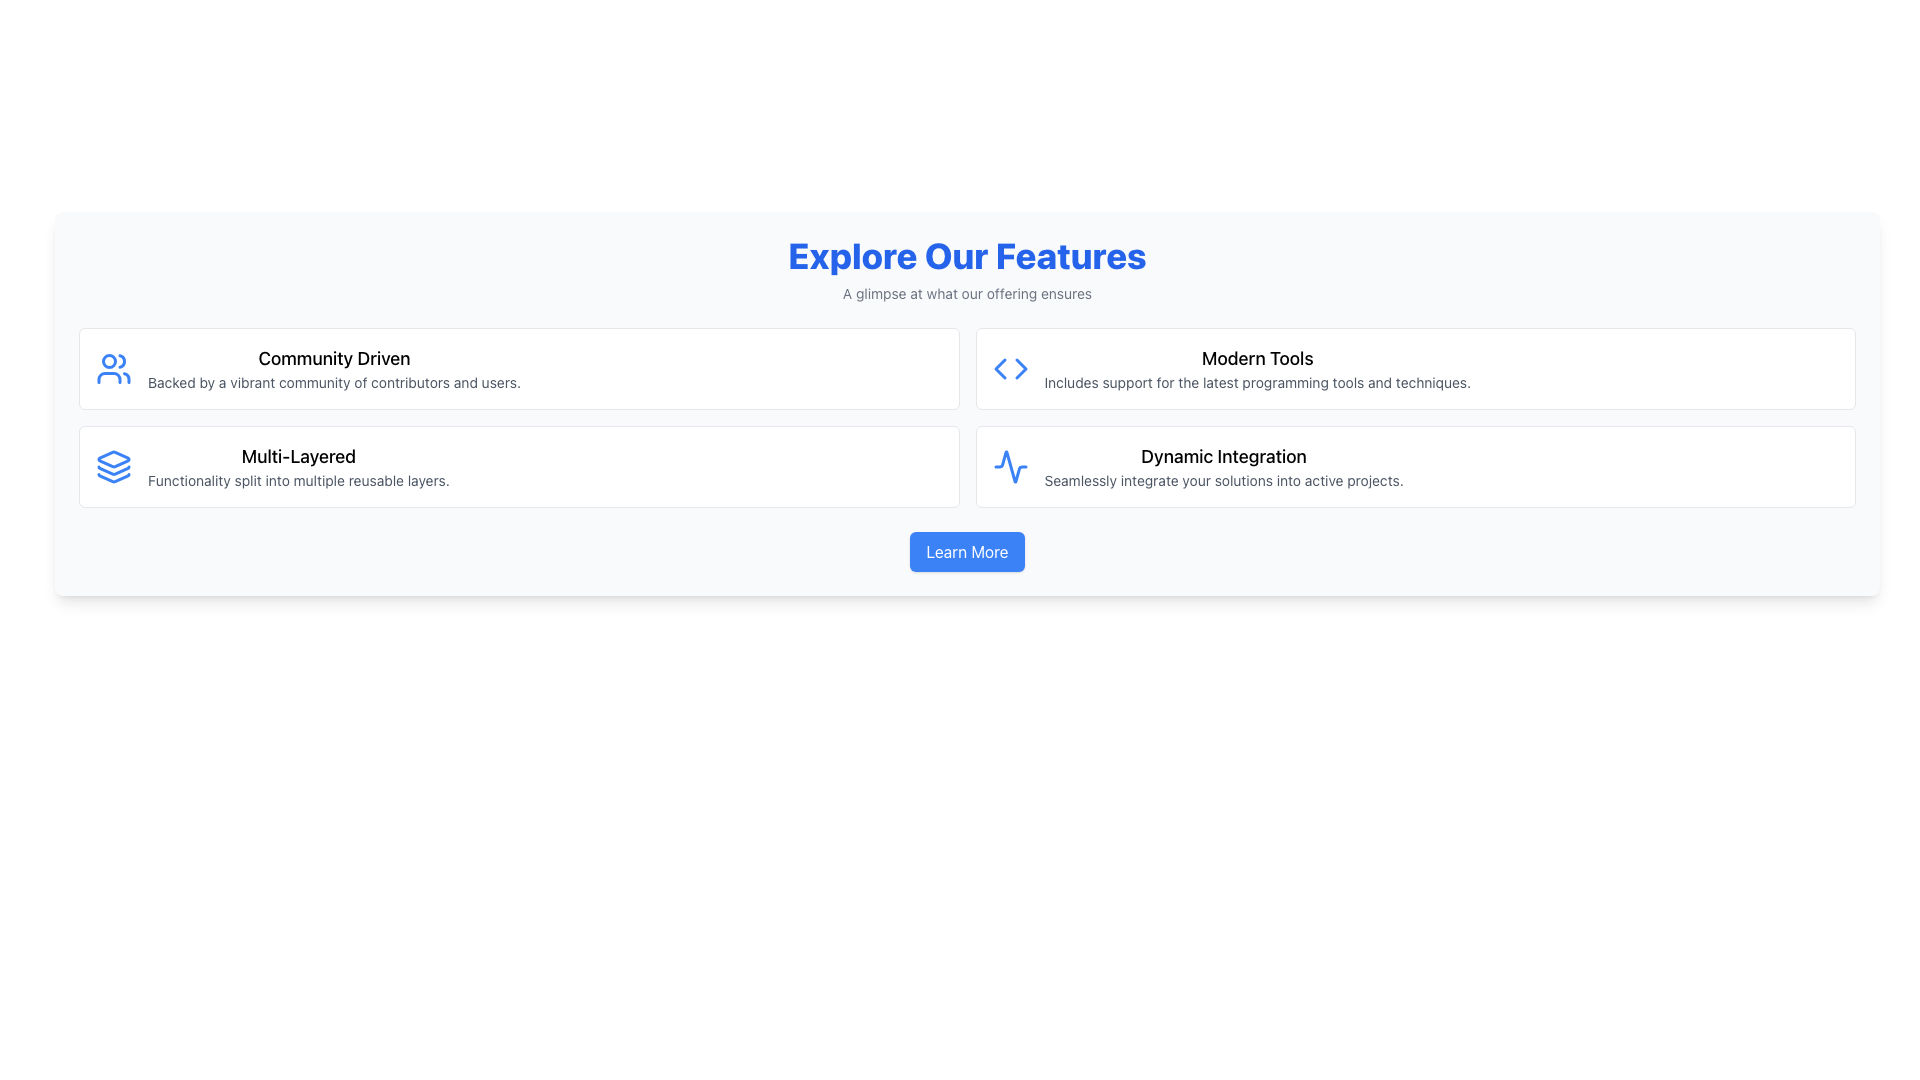 The height and width of the screenshot is (1080, 1920). I want to click on the blue community icon depicting a group of people, which is located to the left of the title text 'Community Driven', so click(113, 369).